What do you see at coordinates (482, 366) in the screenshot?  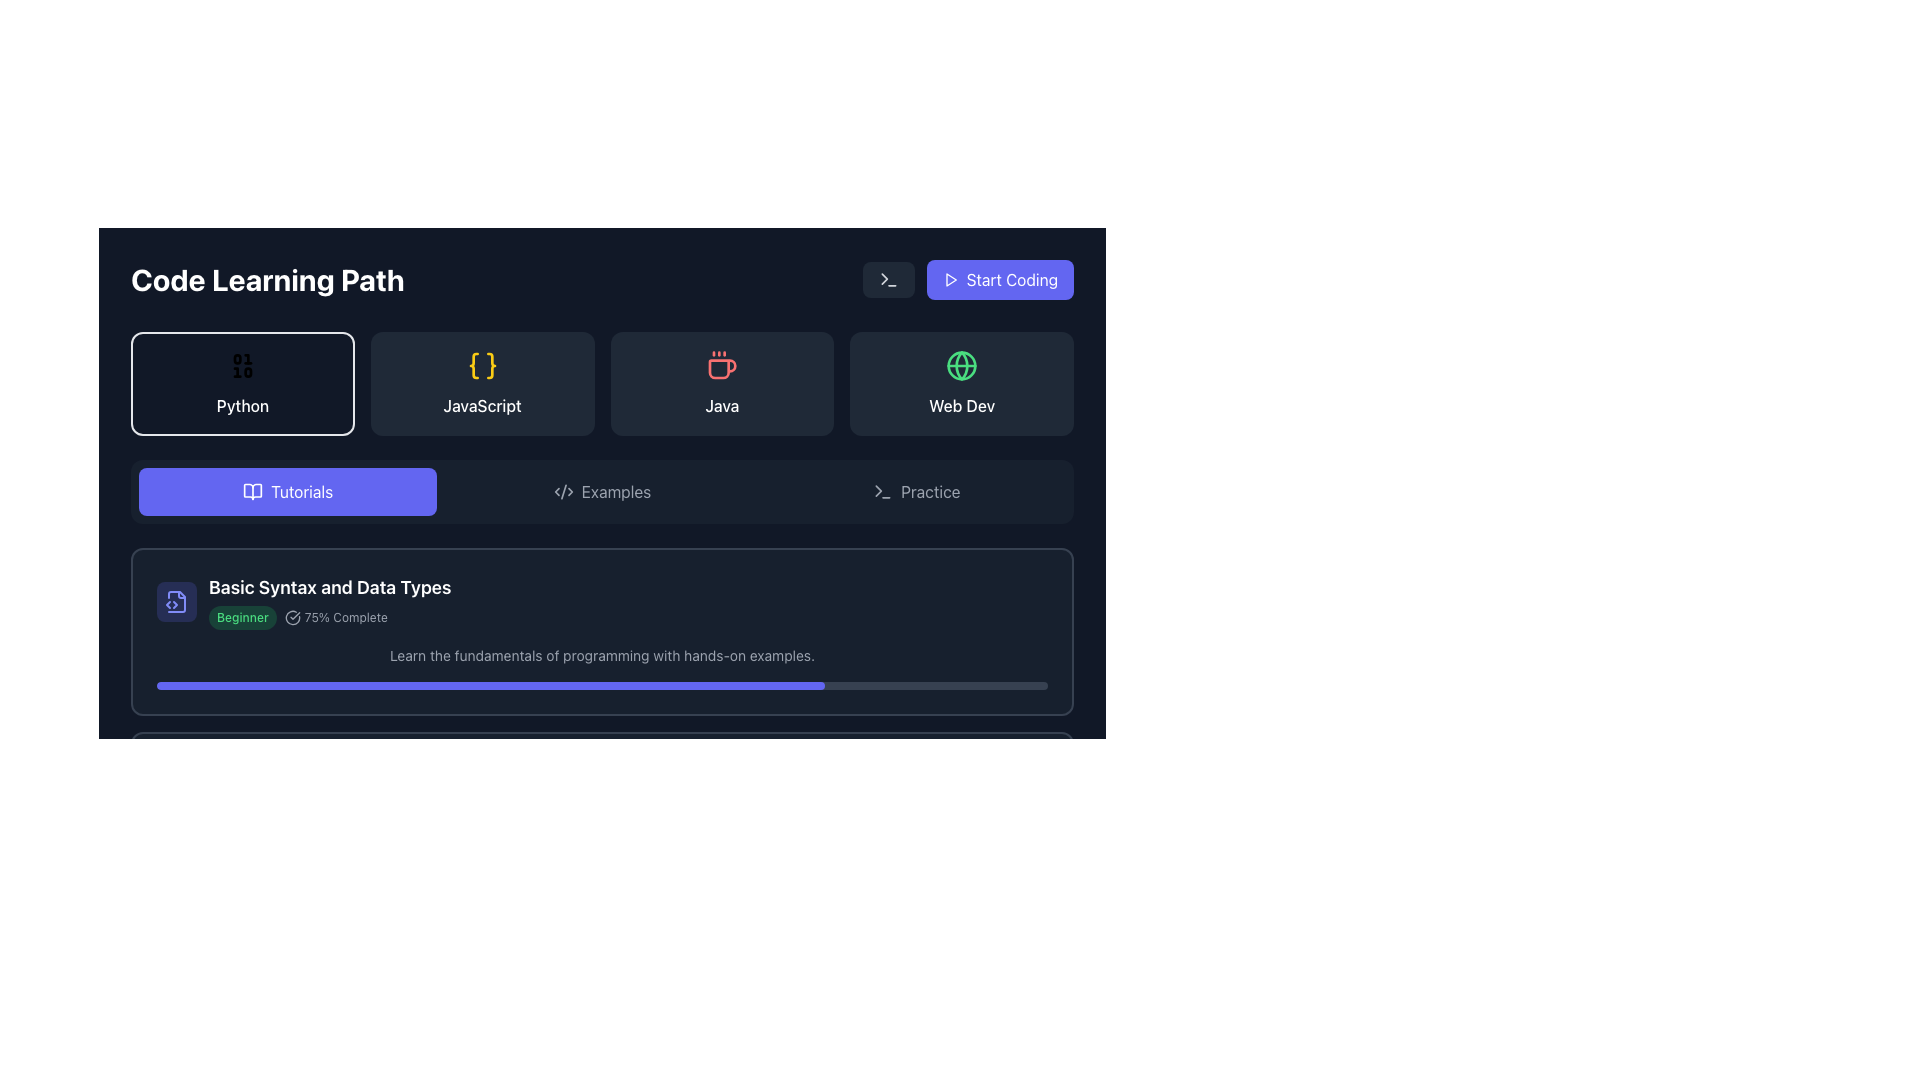 I see `the JavaScript icon located at the top center of the card labeled 'JavaScript', which is the second card among four` at bounding box center [482, 366].